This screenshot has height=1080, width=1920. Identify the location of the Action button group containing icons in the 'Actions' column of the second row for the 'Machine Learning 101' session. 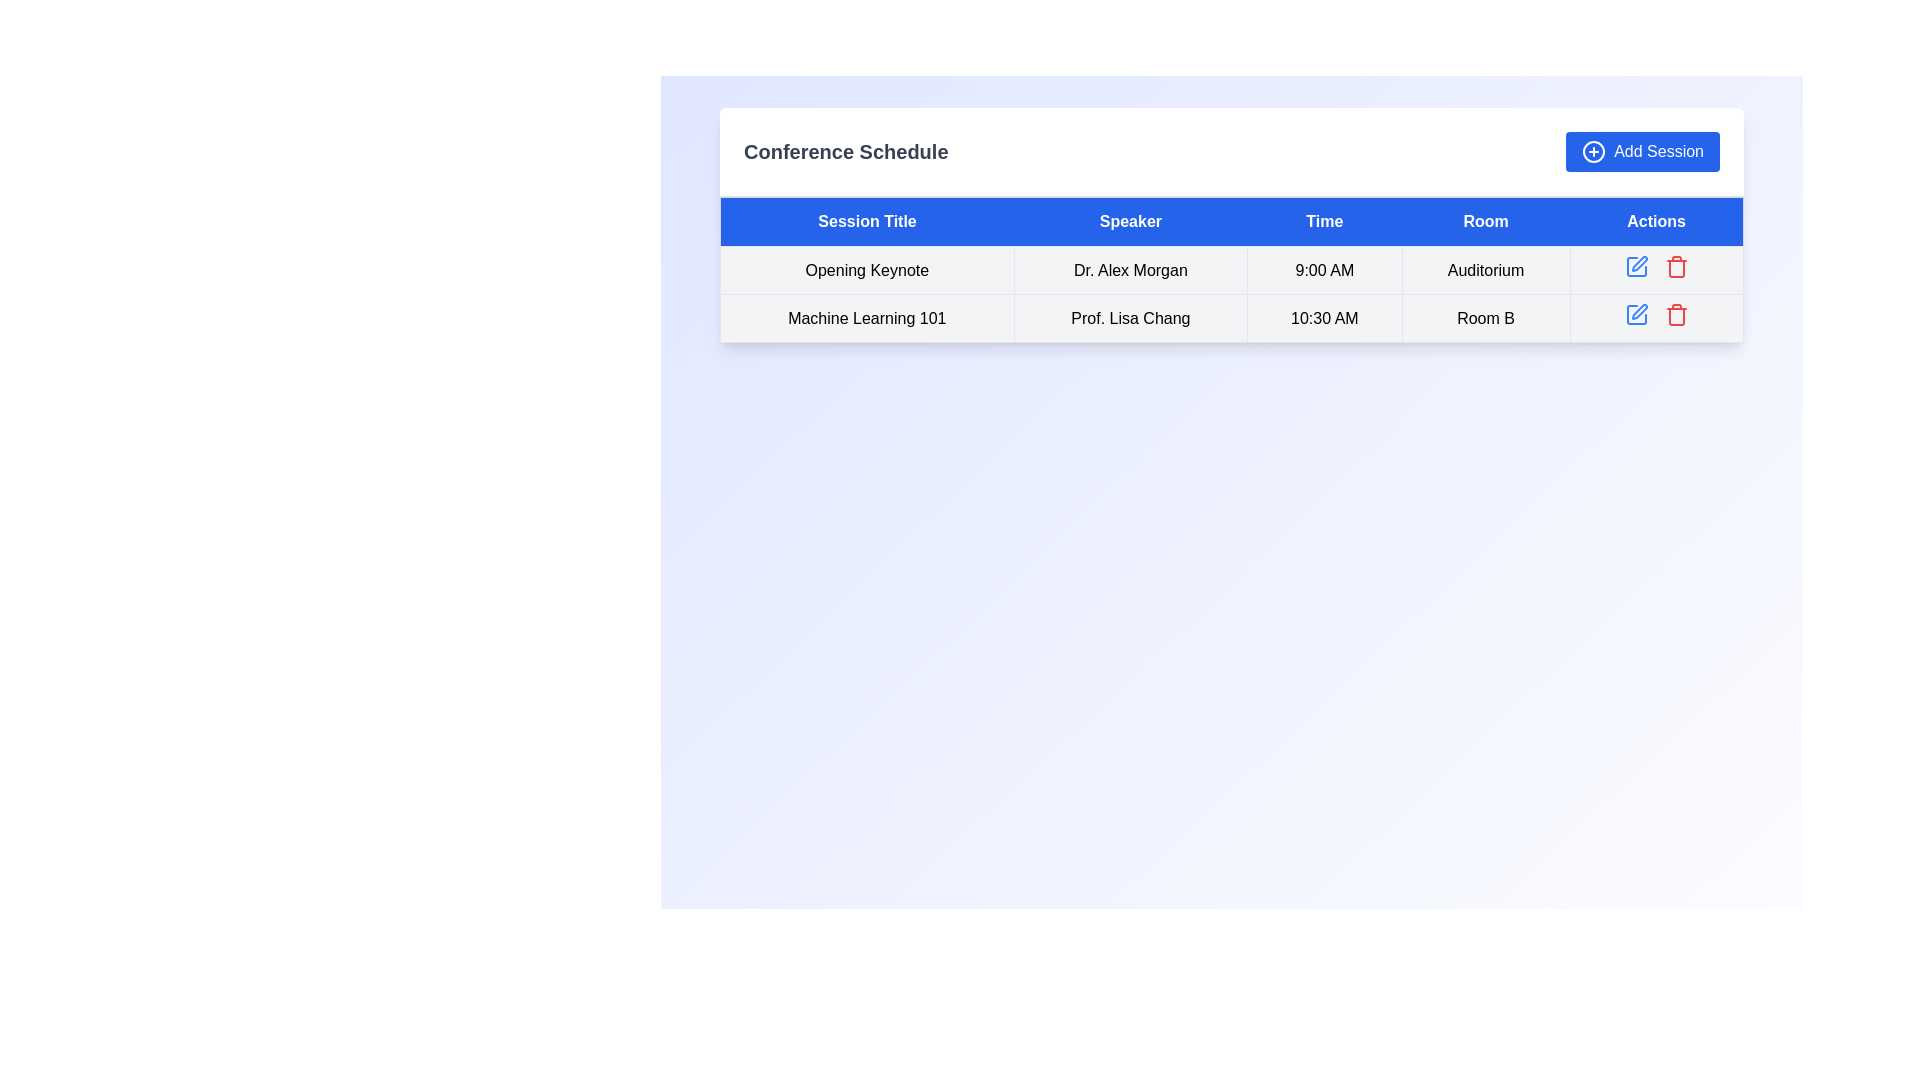
(1656, 317).